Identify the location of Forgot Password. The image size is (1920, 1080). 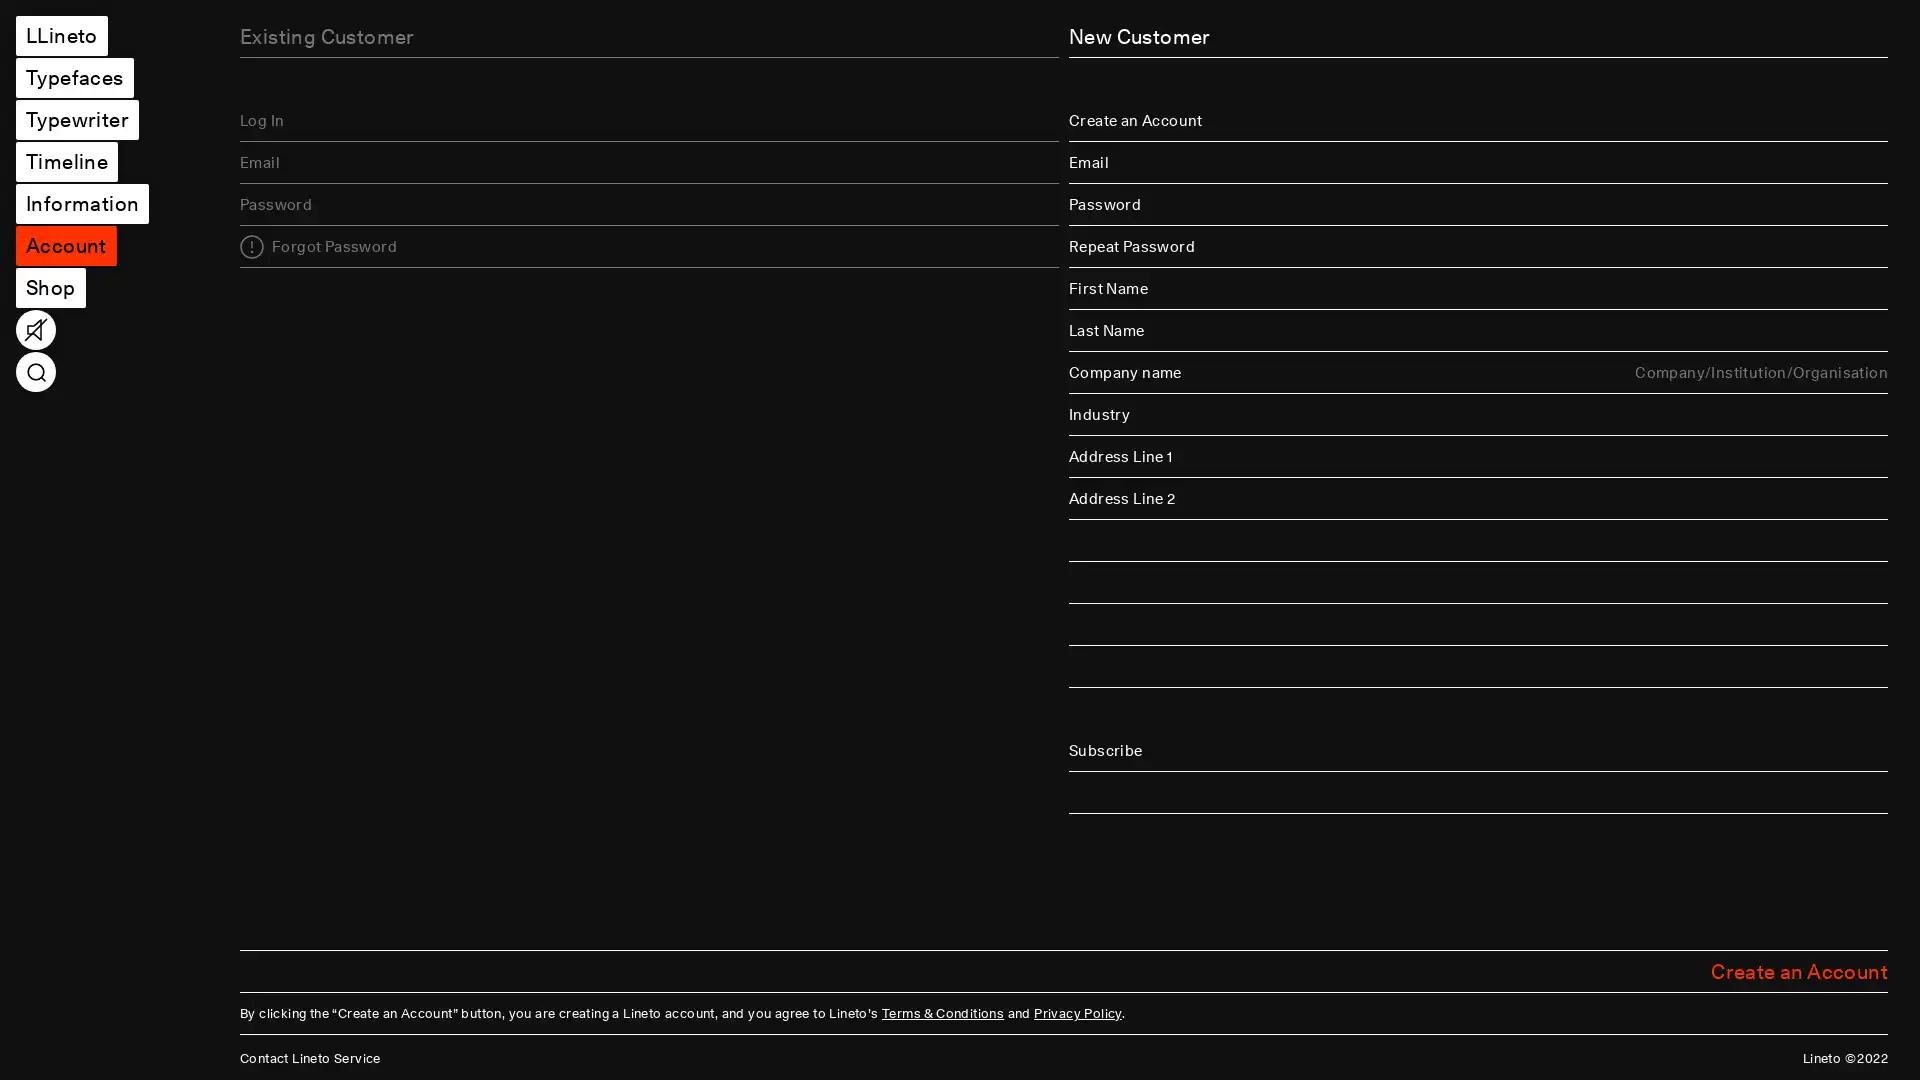
(317, 245).